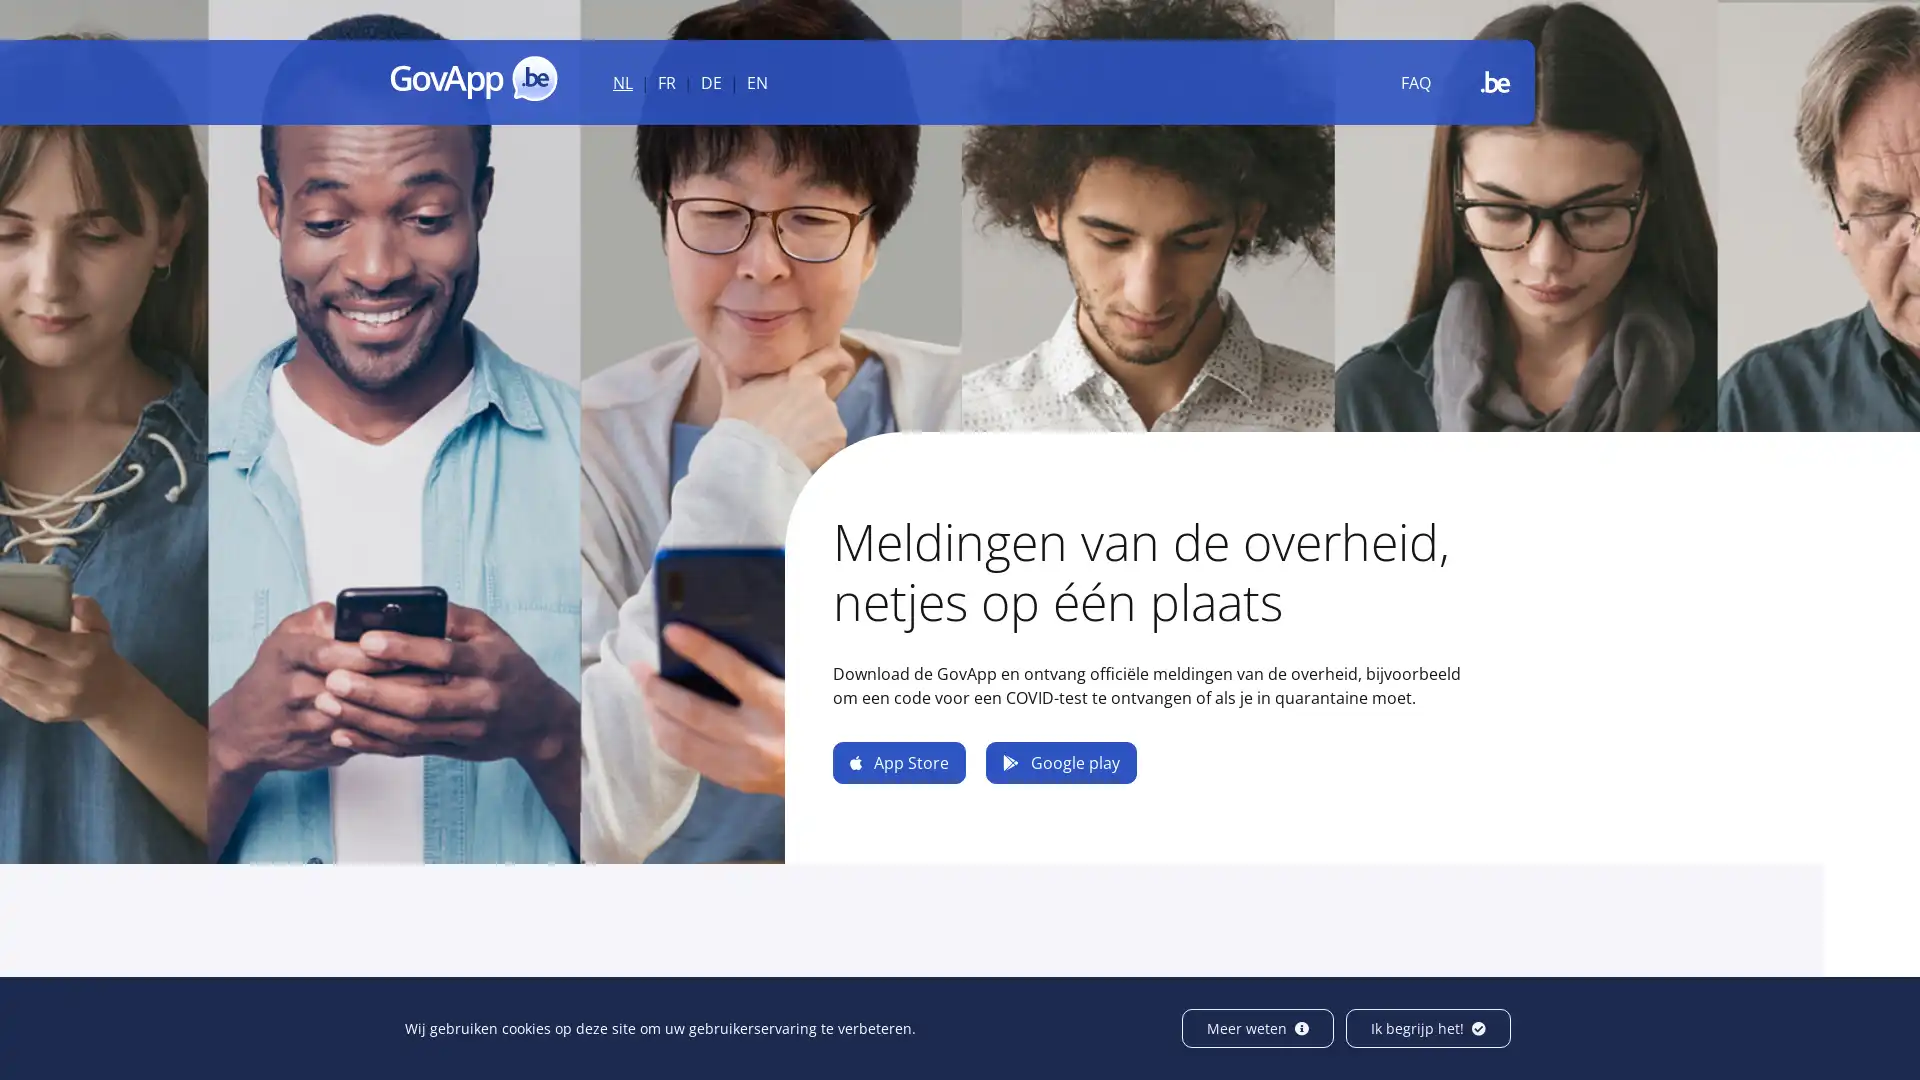 The width and height of the screenshot is (1920, 1080). What do you see at coordinates (1427, 1028) in the screenshot?
I see `Ik begrijp het!` at bounding box center [1427, 1028].